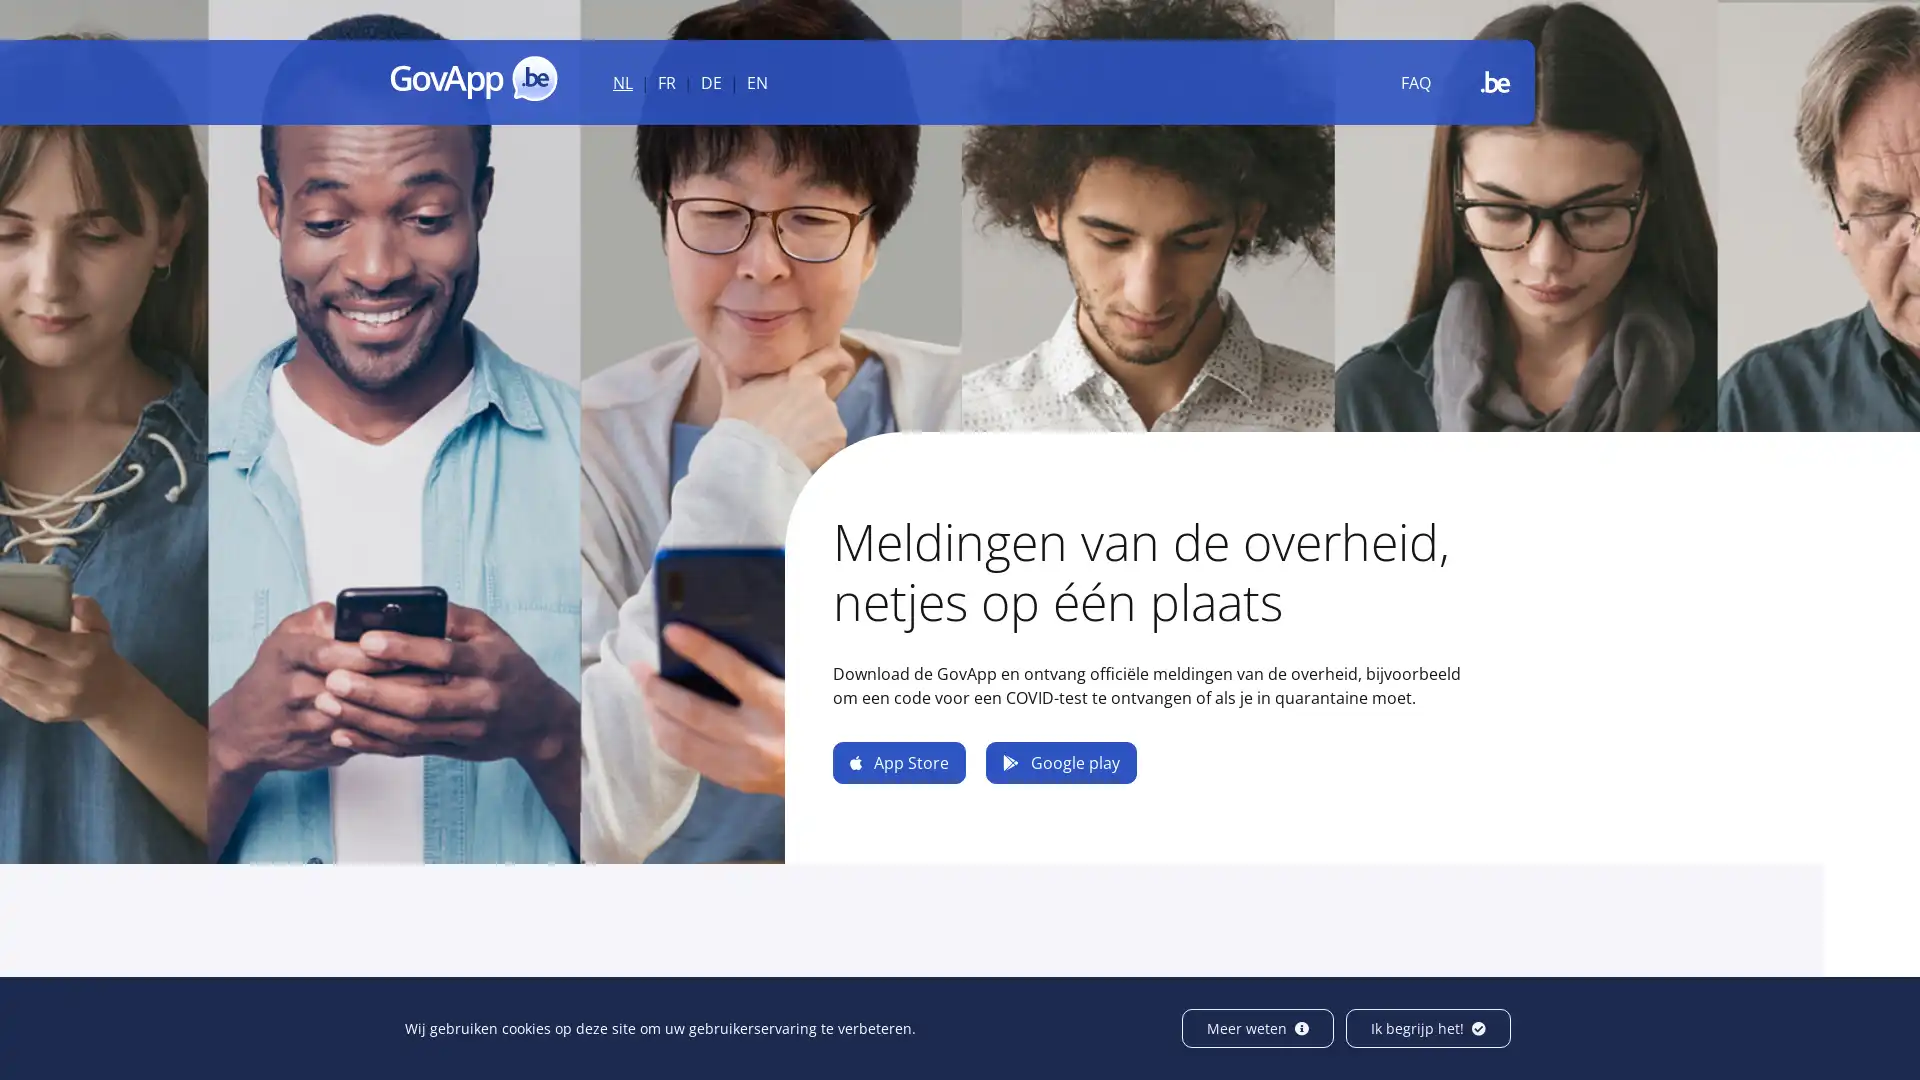 The width and height of the screenshot is (1920, 1080). What do you see at coordinates (1427, 1028) in the screenshot?
I see `Ik begrijp het!` at bounding box center [1427, 1028].